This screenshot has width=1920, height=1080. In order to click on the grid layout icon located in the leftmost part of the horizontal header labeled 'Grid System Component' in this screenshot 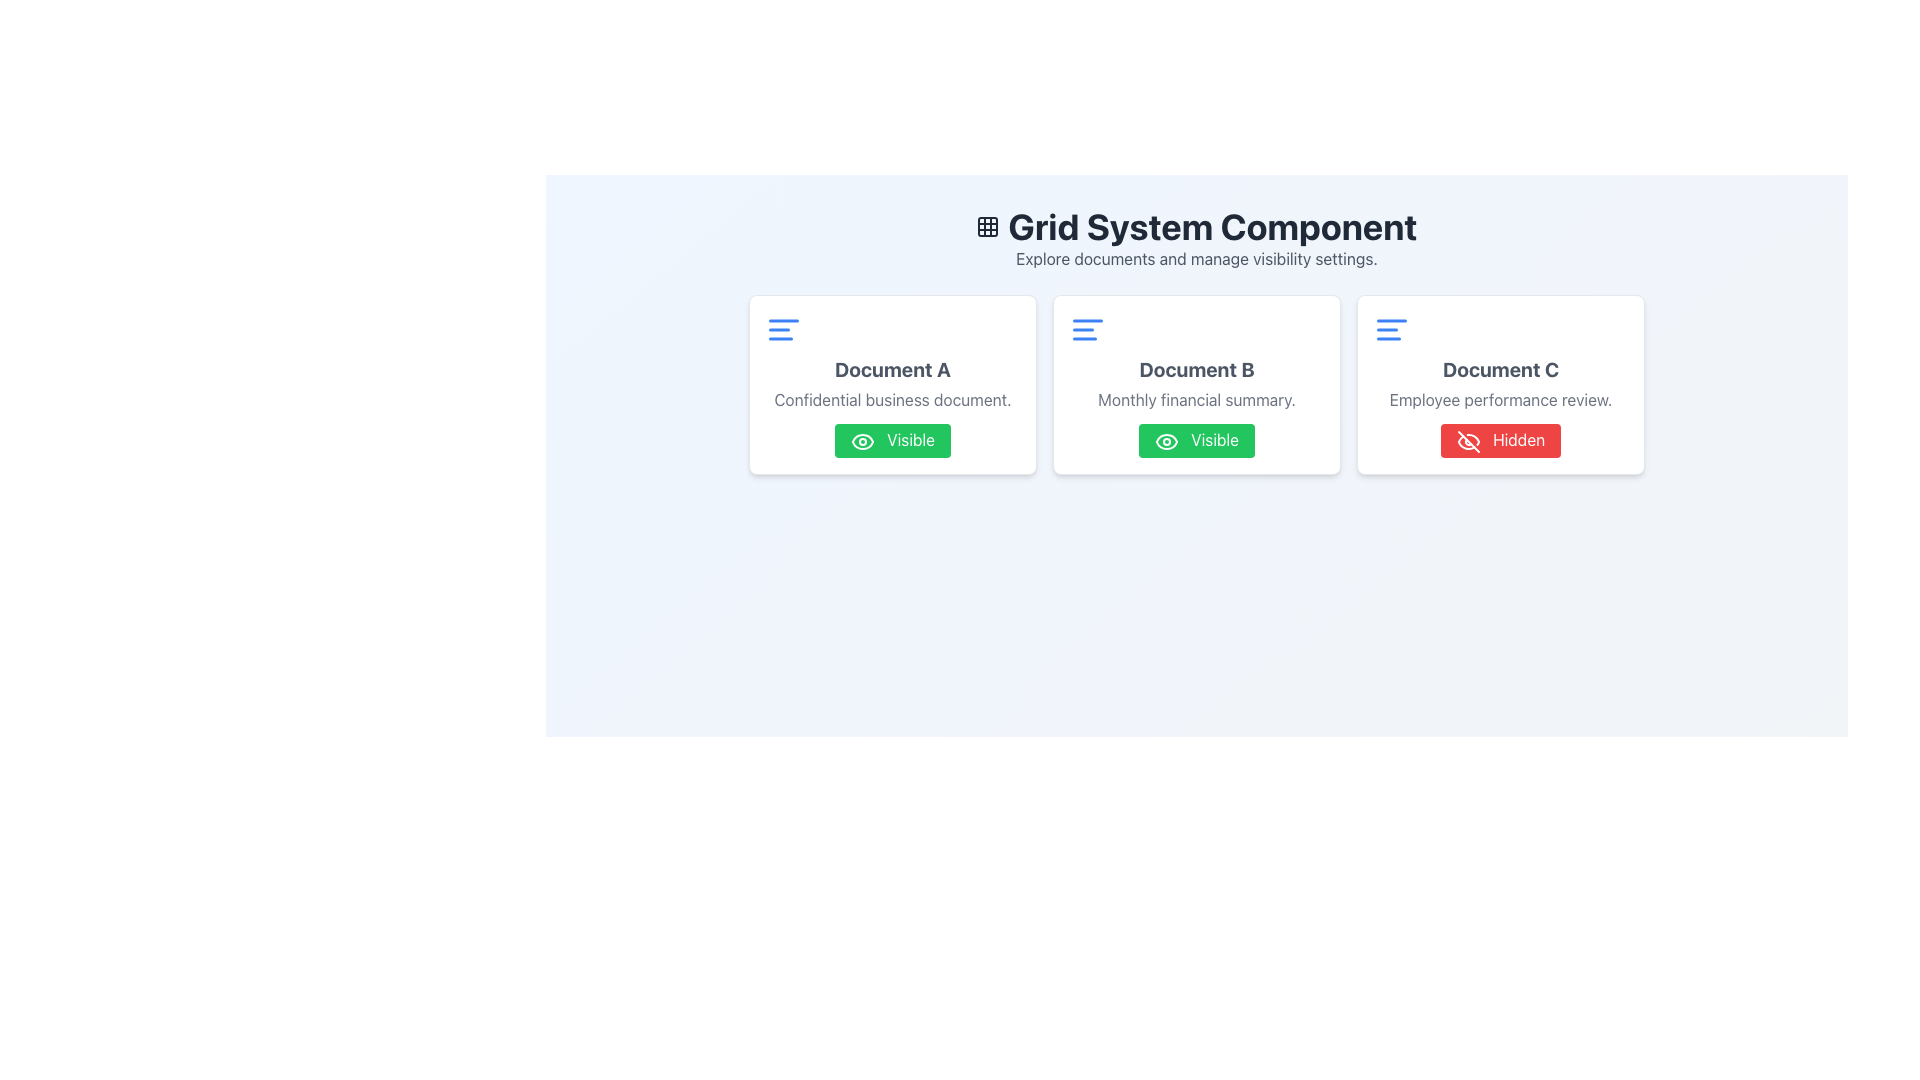, I will do `click(988, 226)`.